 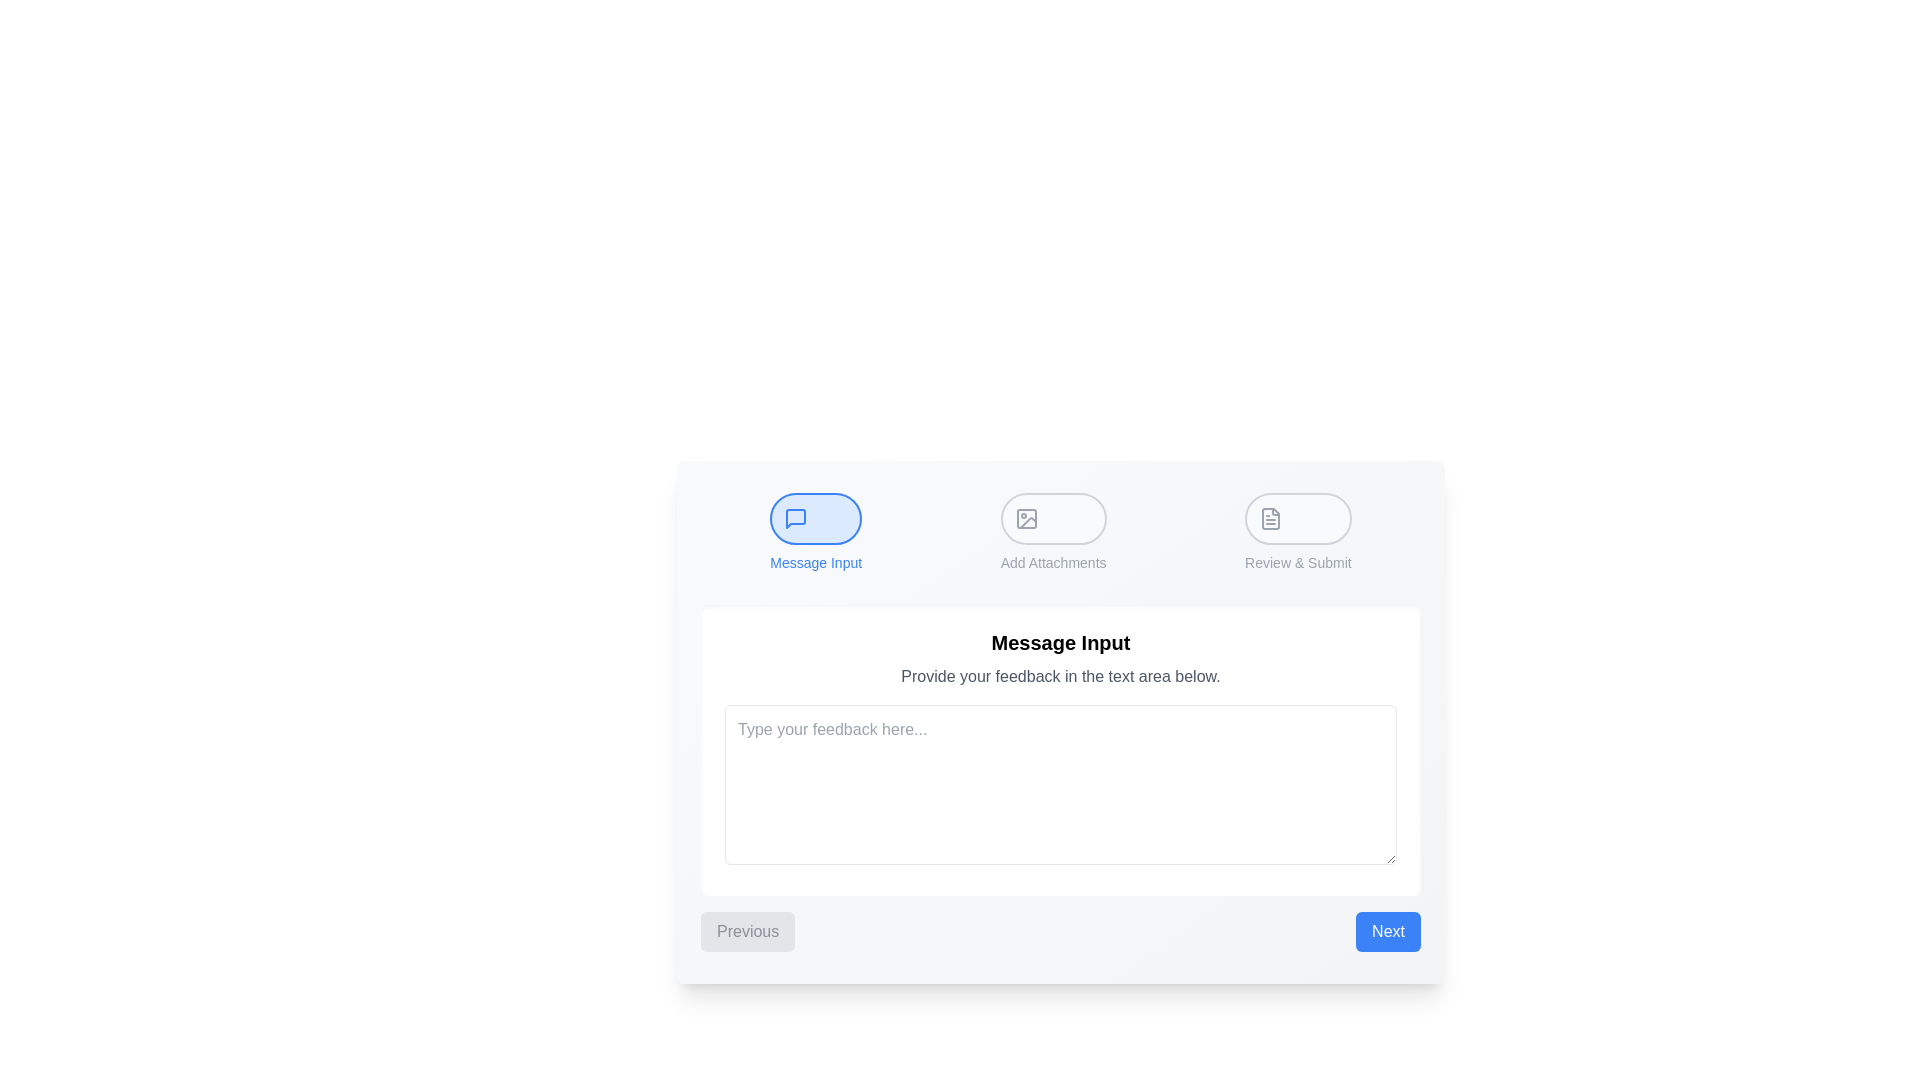 I want to click on the text input field to focus and enable editing, so click(x=1059, y=784).